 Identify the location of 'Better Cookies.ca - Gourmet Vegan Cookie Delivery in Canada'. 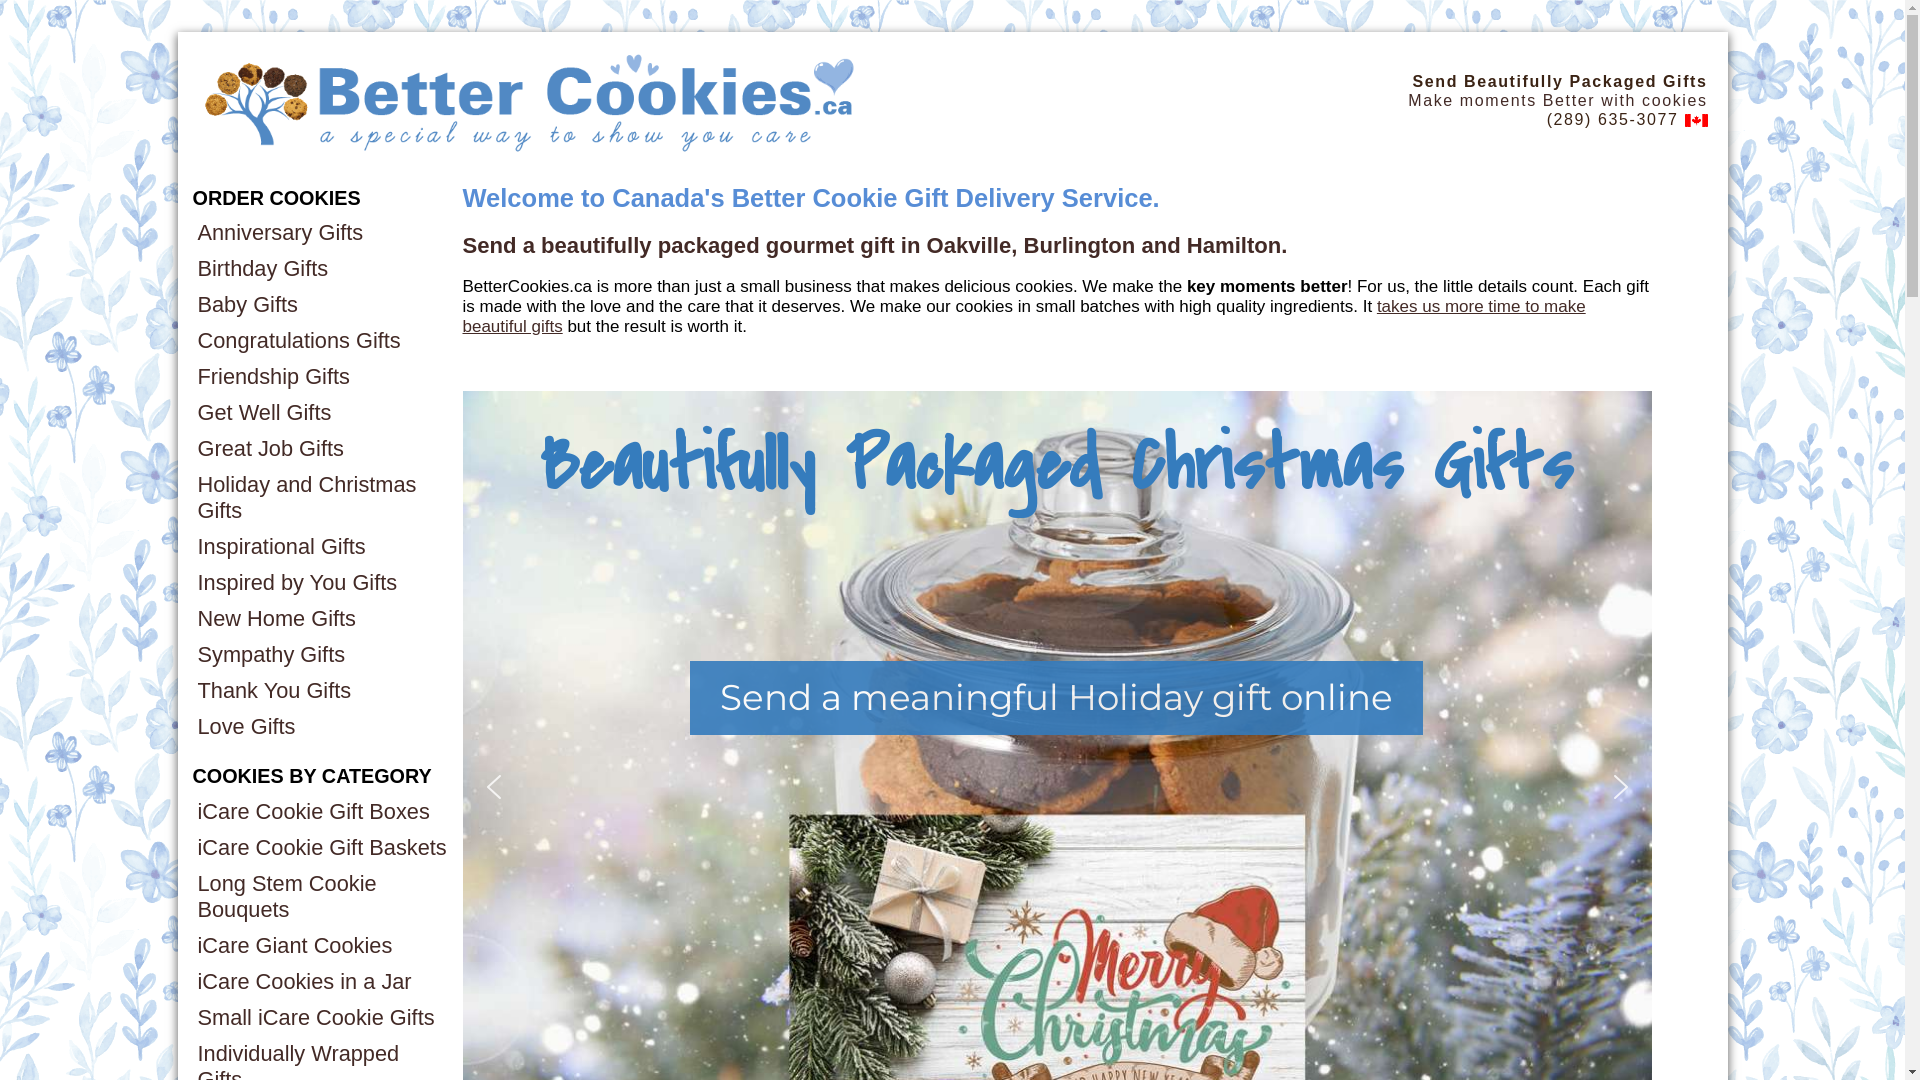
(197, 100).